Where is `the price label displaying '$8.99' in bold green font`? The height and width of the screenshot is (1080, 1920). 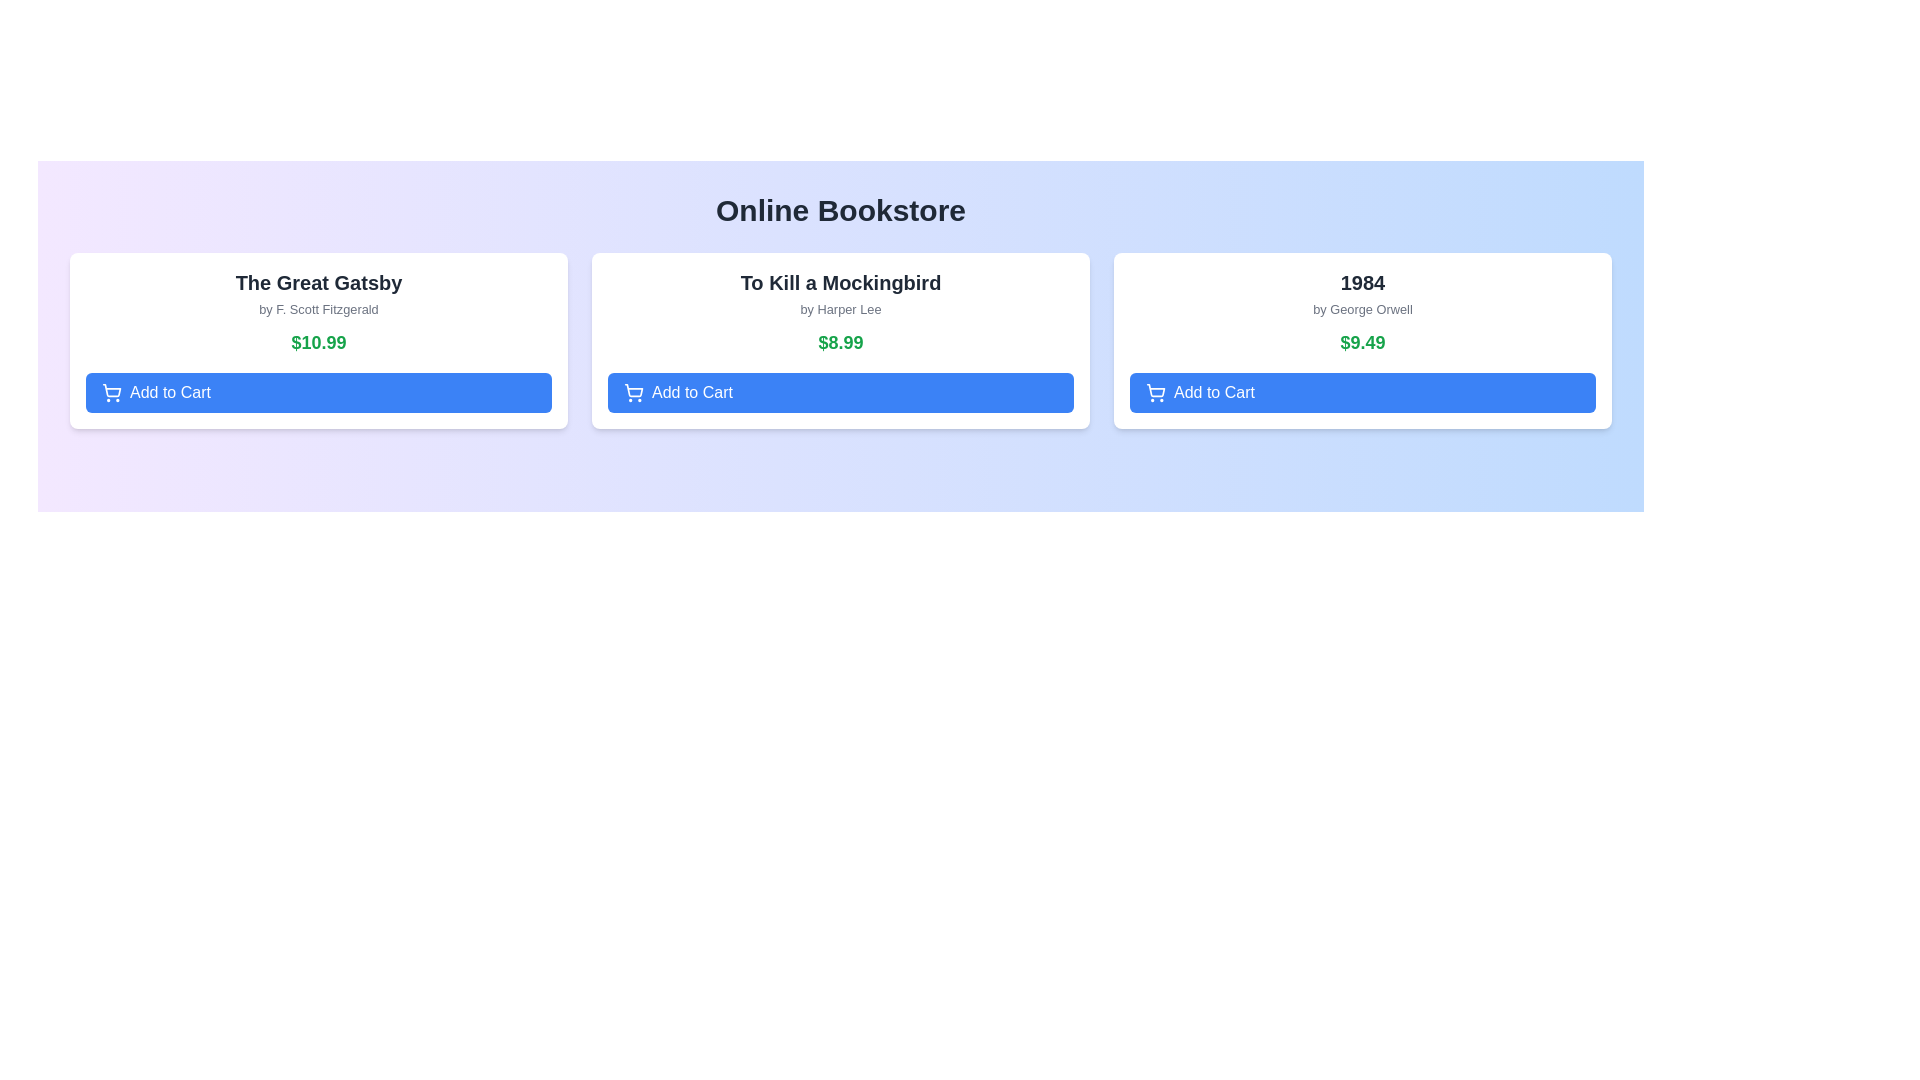
the price label displaying '$8.99' in bold green font is located at coordinates (840, 342).